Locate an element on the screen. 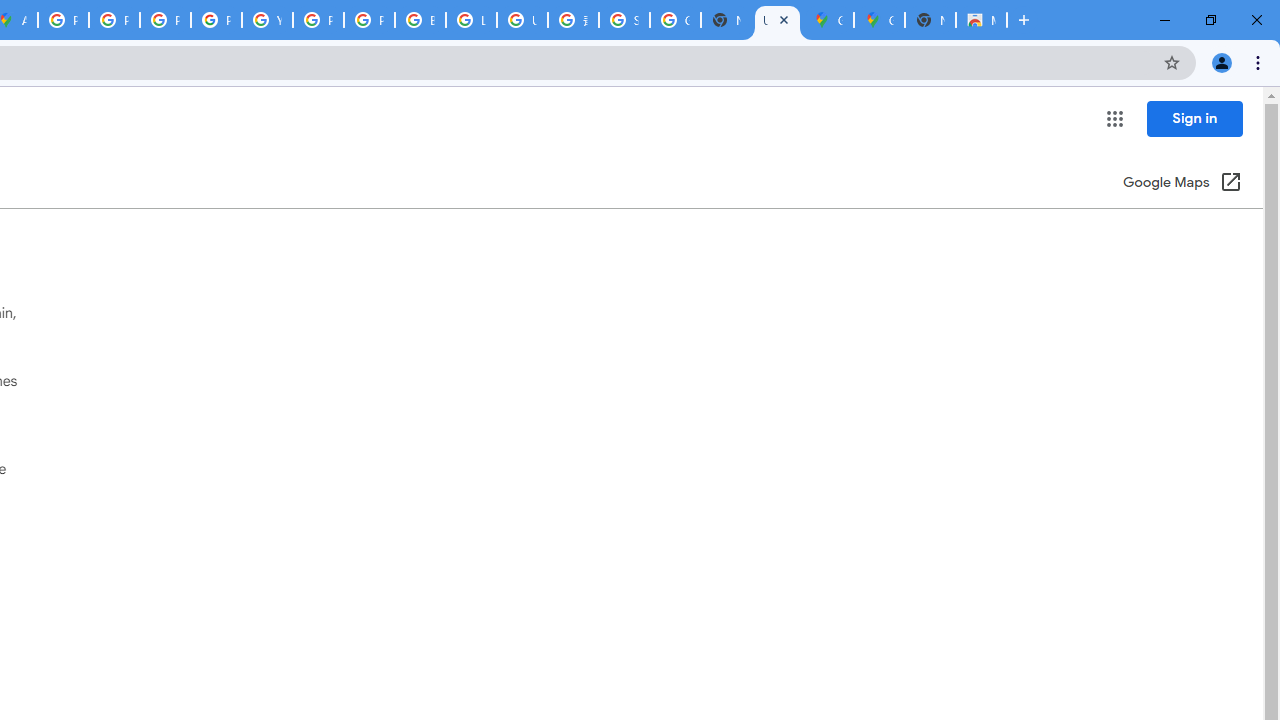 The height and width of the screenshot is (720, 1280). 'Privacy Help Center - Policies Help' is located at coordinates (165, 20).